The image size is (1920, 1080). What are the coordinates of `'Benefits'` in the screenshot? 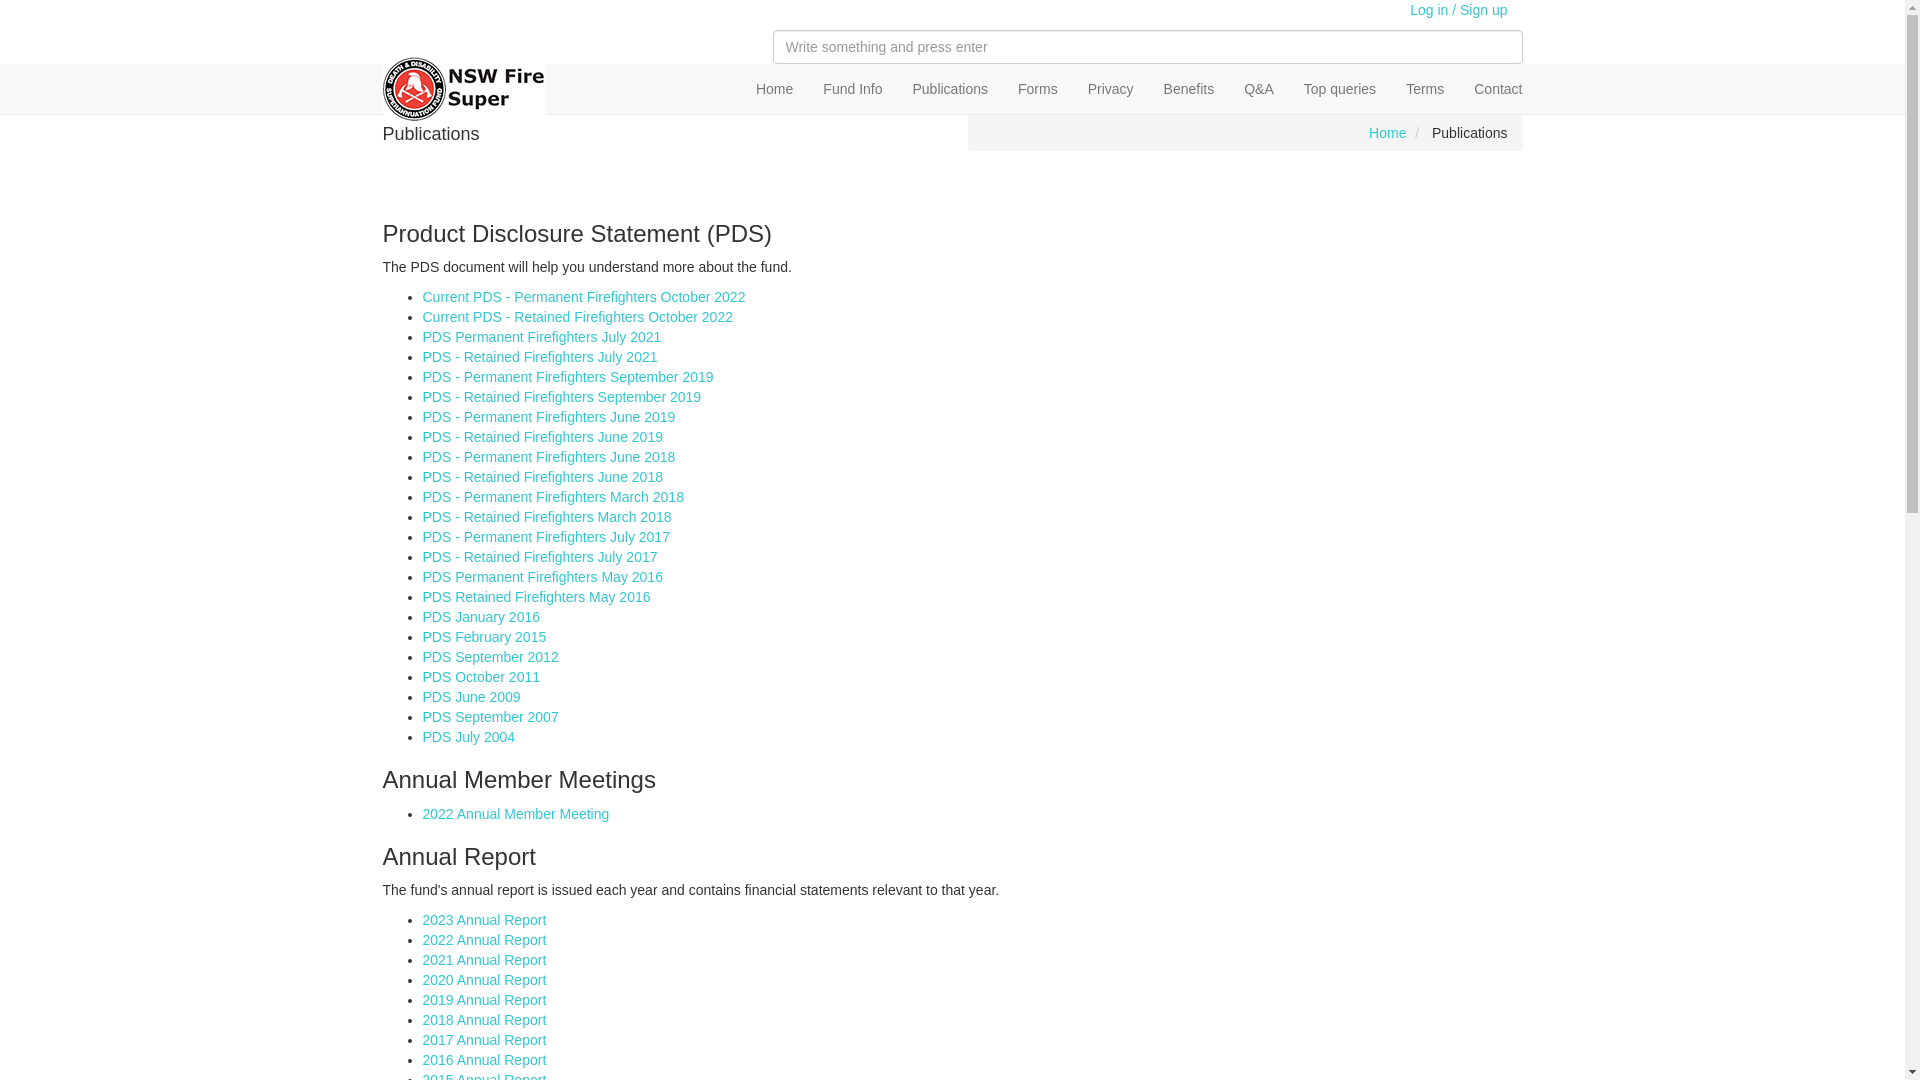 It's located at (1189, 87).